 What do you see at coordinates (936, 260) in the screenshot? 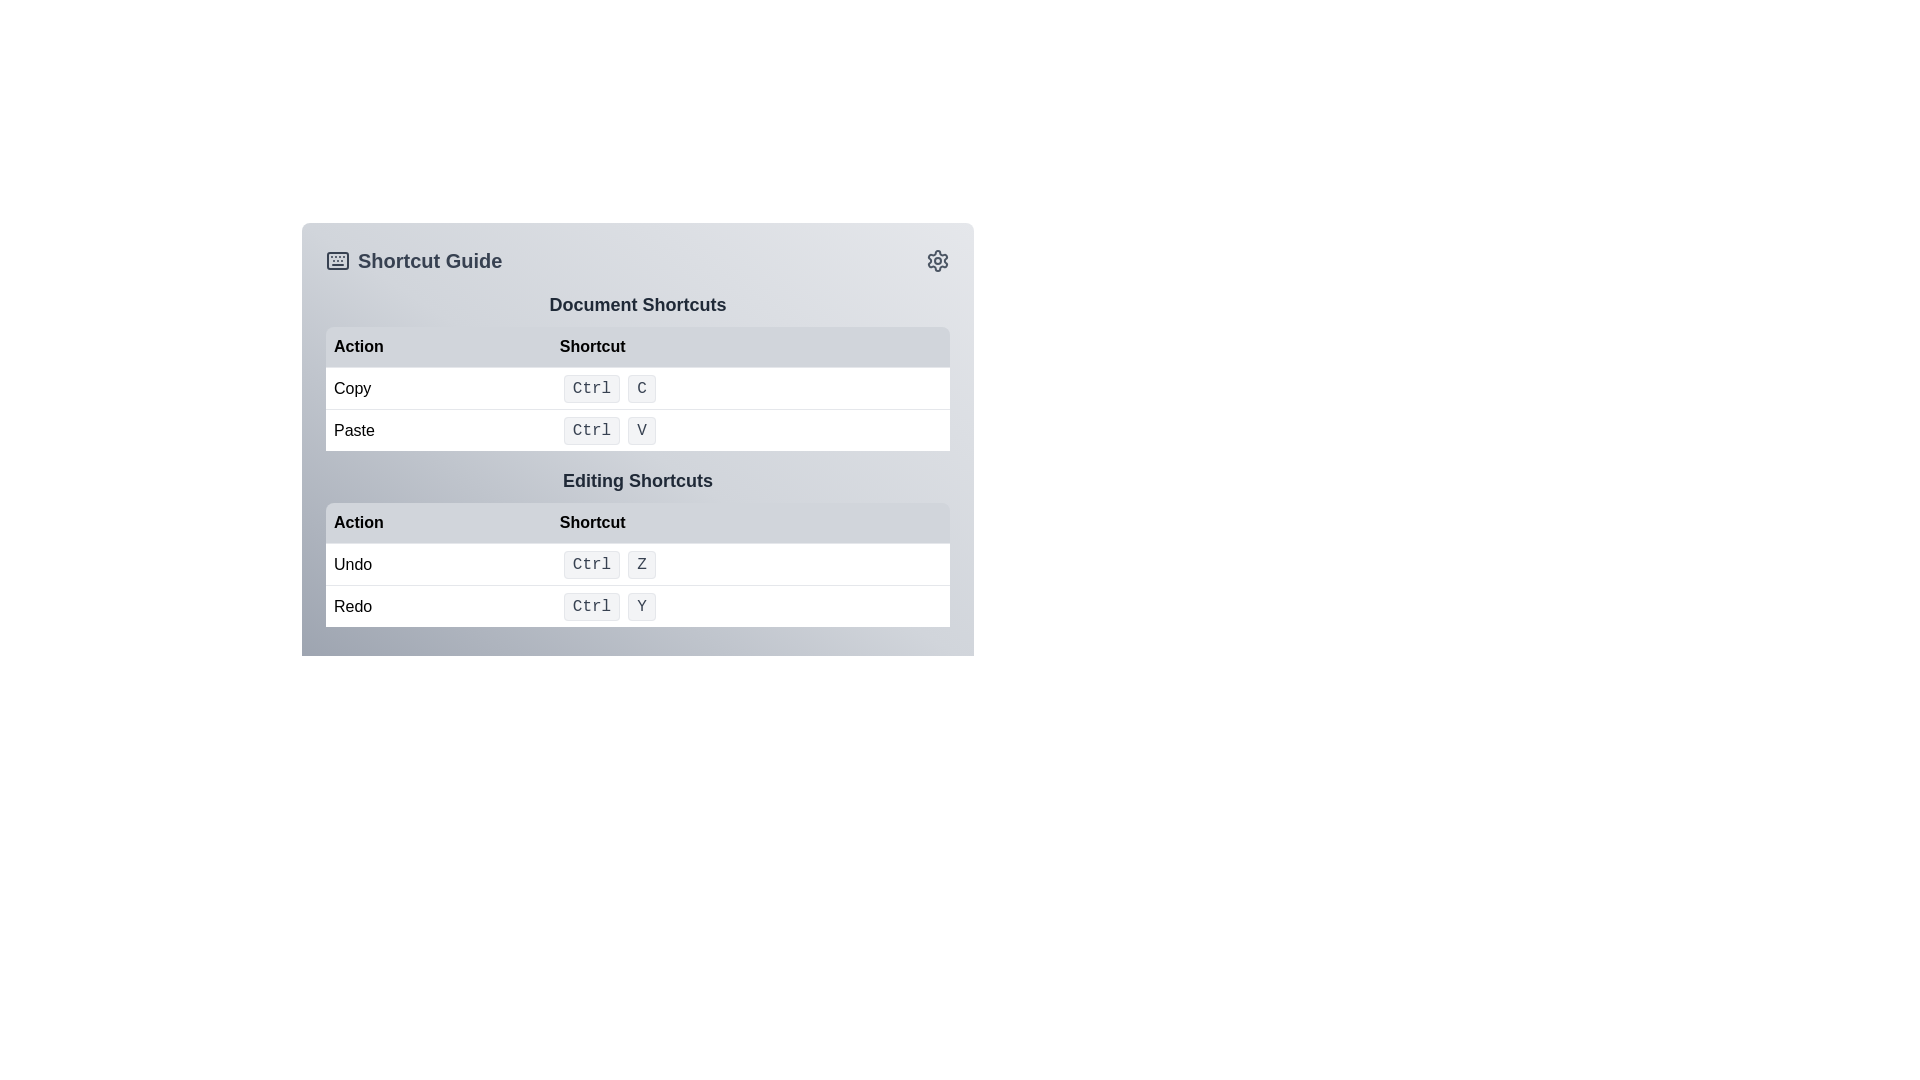
I see `the settings icon button located at the top-right corner of the 'Shortcut Guide' box, which serves as an access point to the settings or configuration options` at bounding box center [936, 260].